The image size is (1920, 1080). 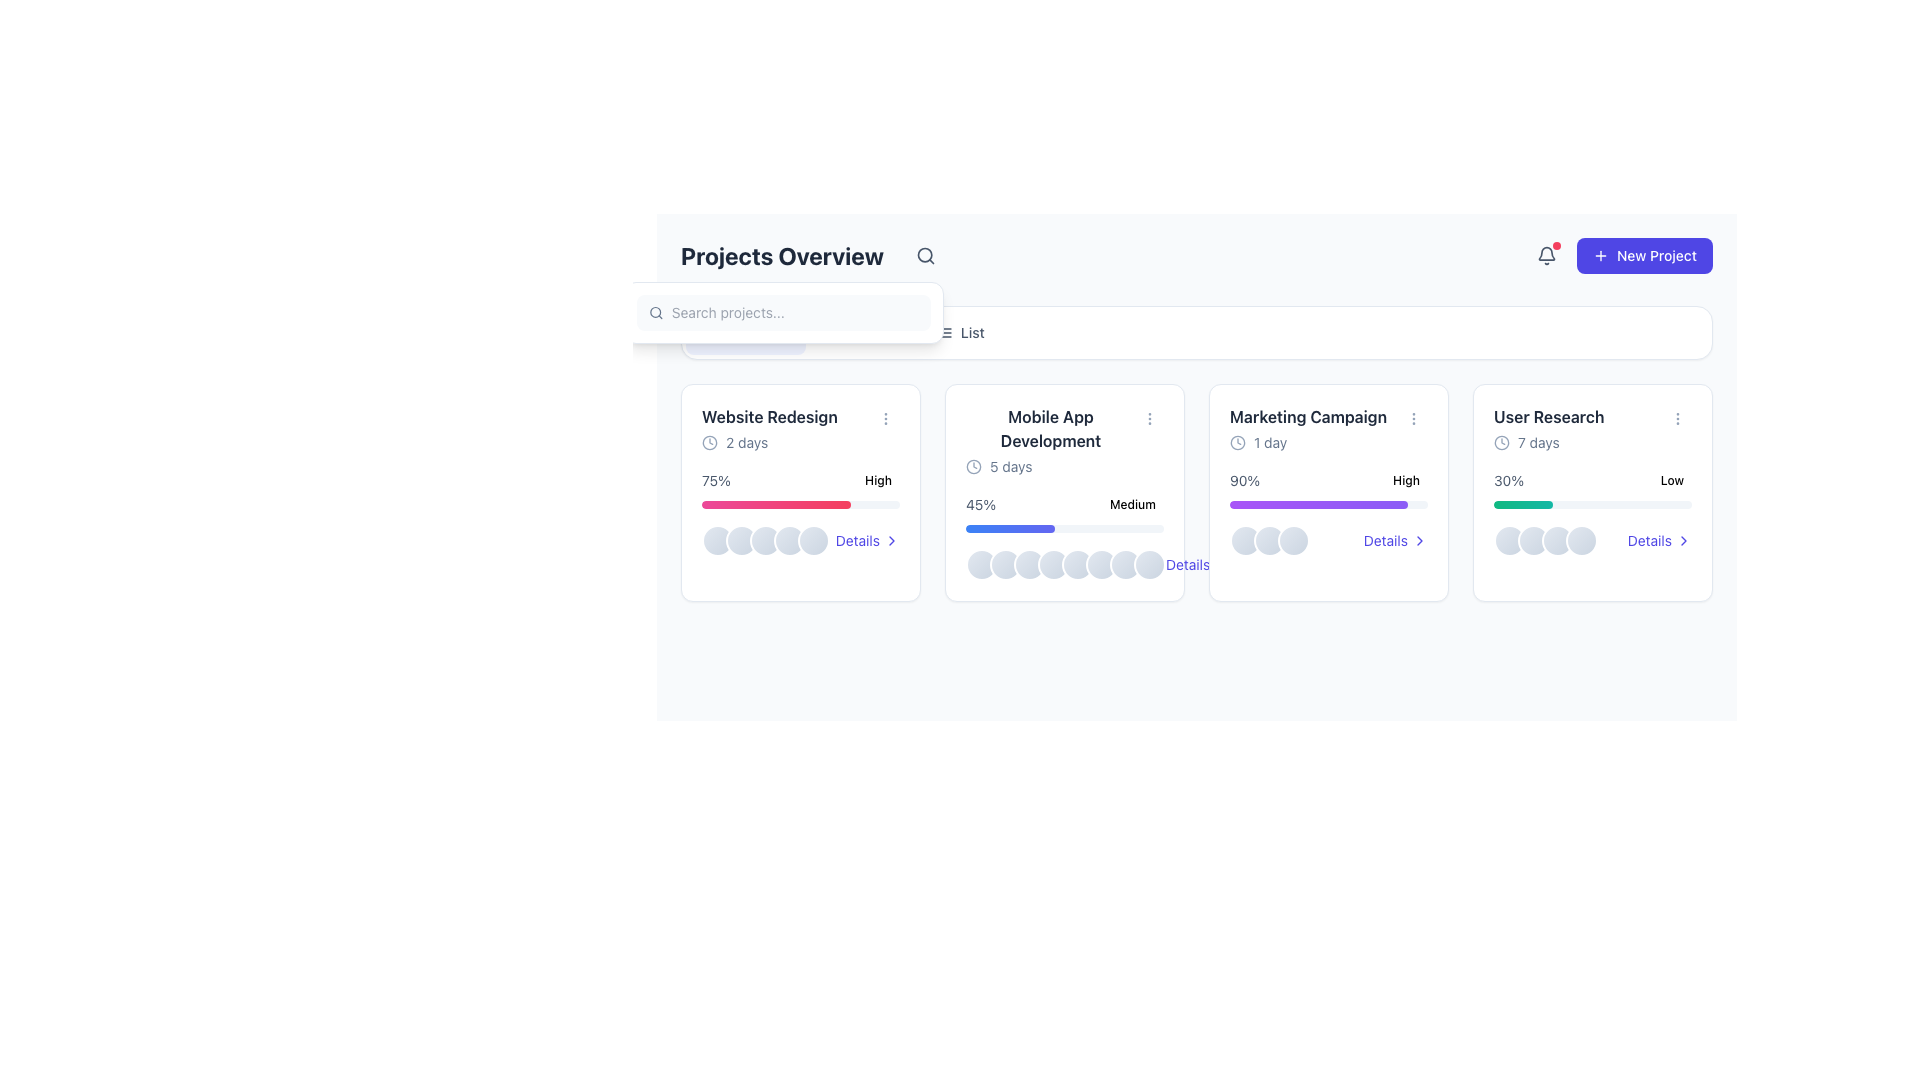 I want to click on the text link for the 'Marketing Campaign' project located at the bottom of the third project card, so click(x=1384, y=540).